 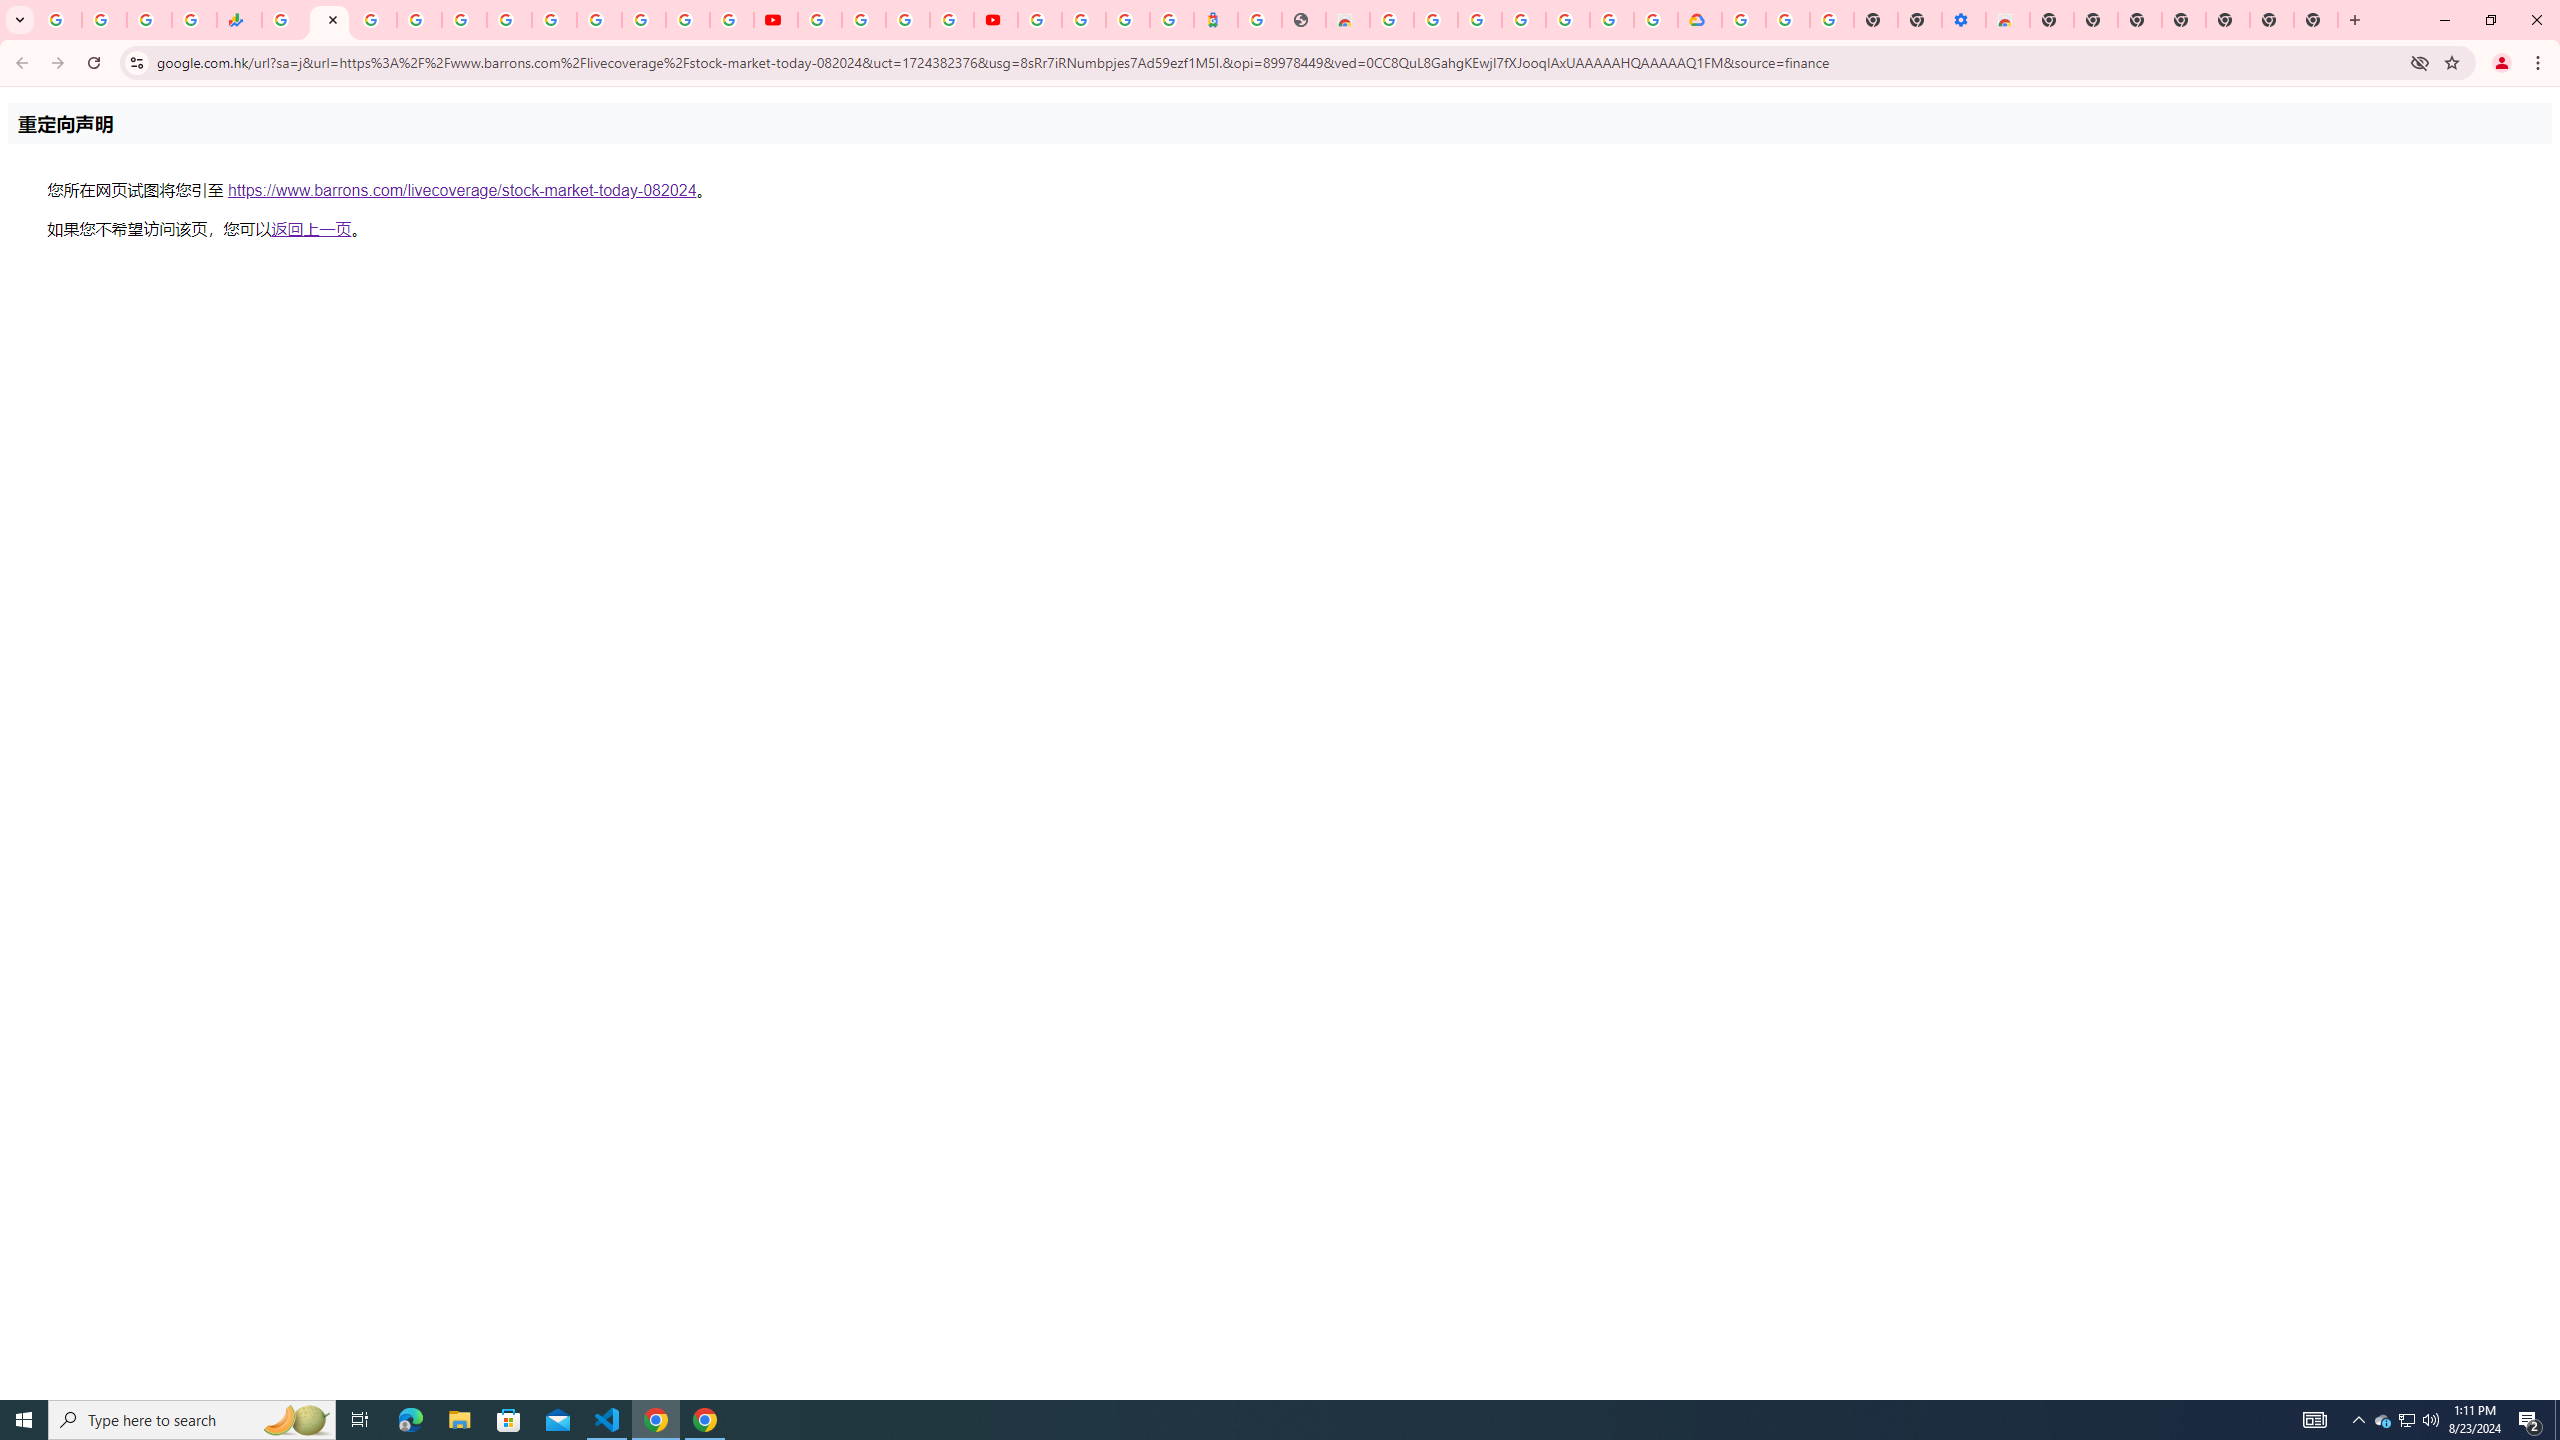 I want to click on 'YouTube', so click(x=774, y=19).